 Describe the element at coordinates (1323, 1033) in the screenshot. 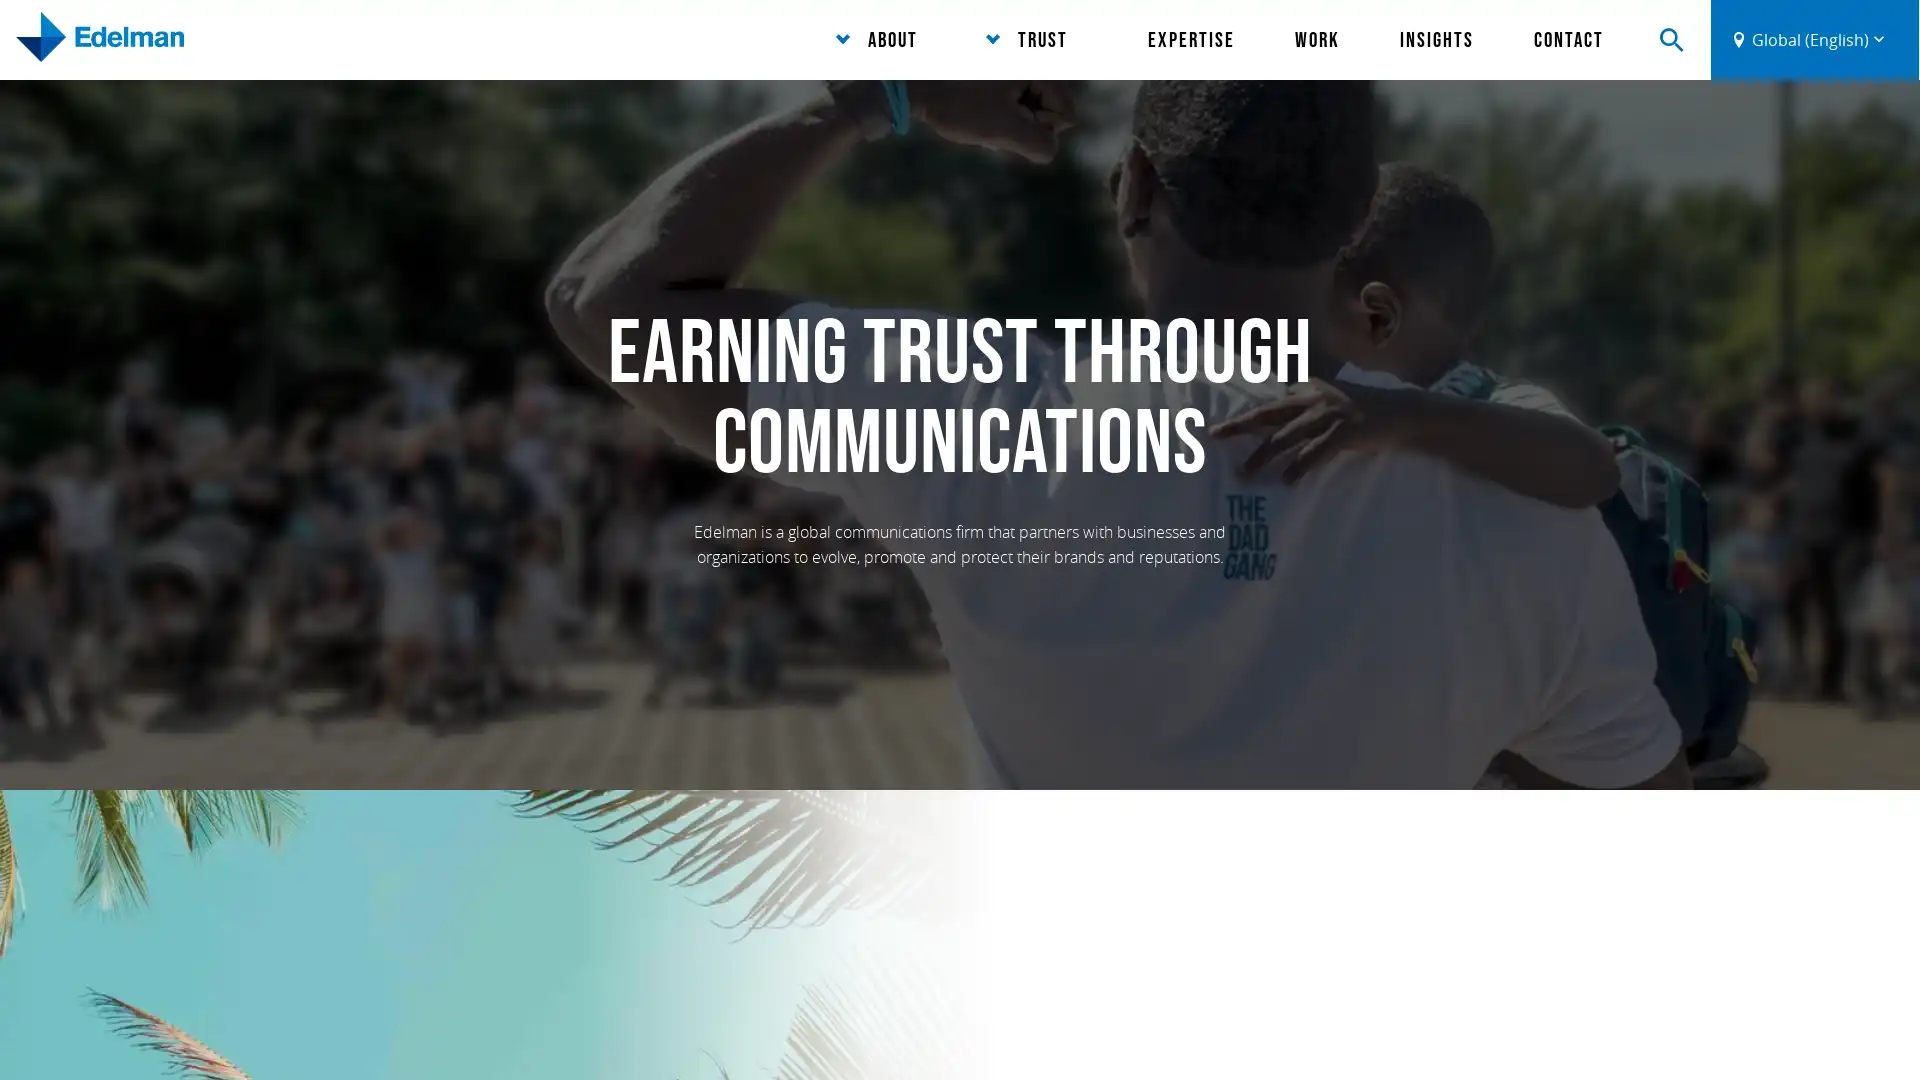

I see `Decline` at that location.